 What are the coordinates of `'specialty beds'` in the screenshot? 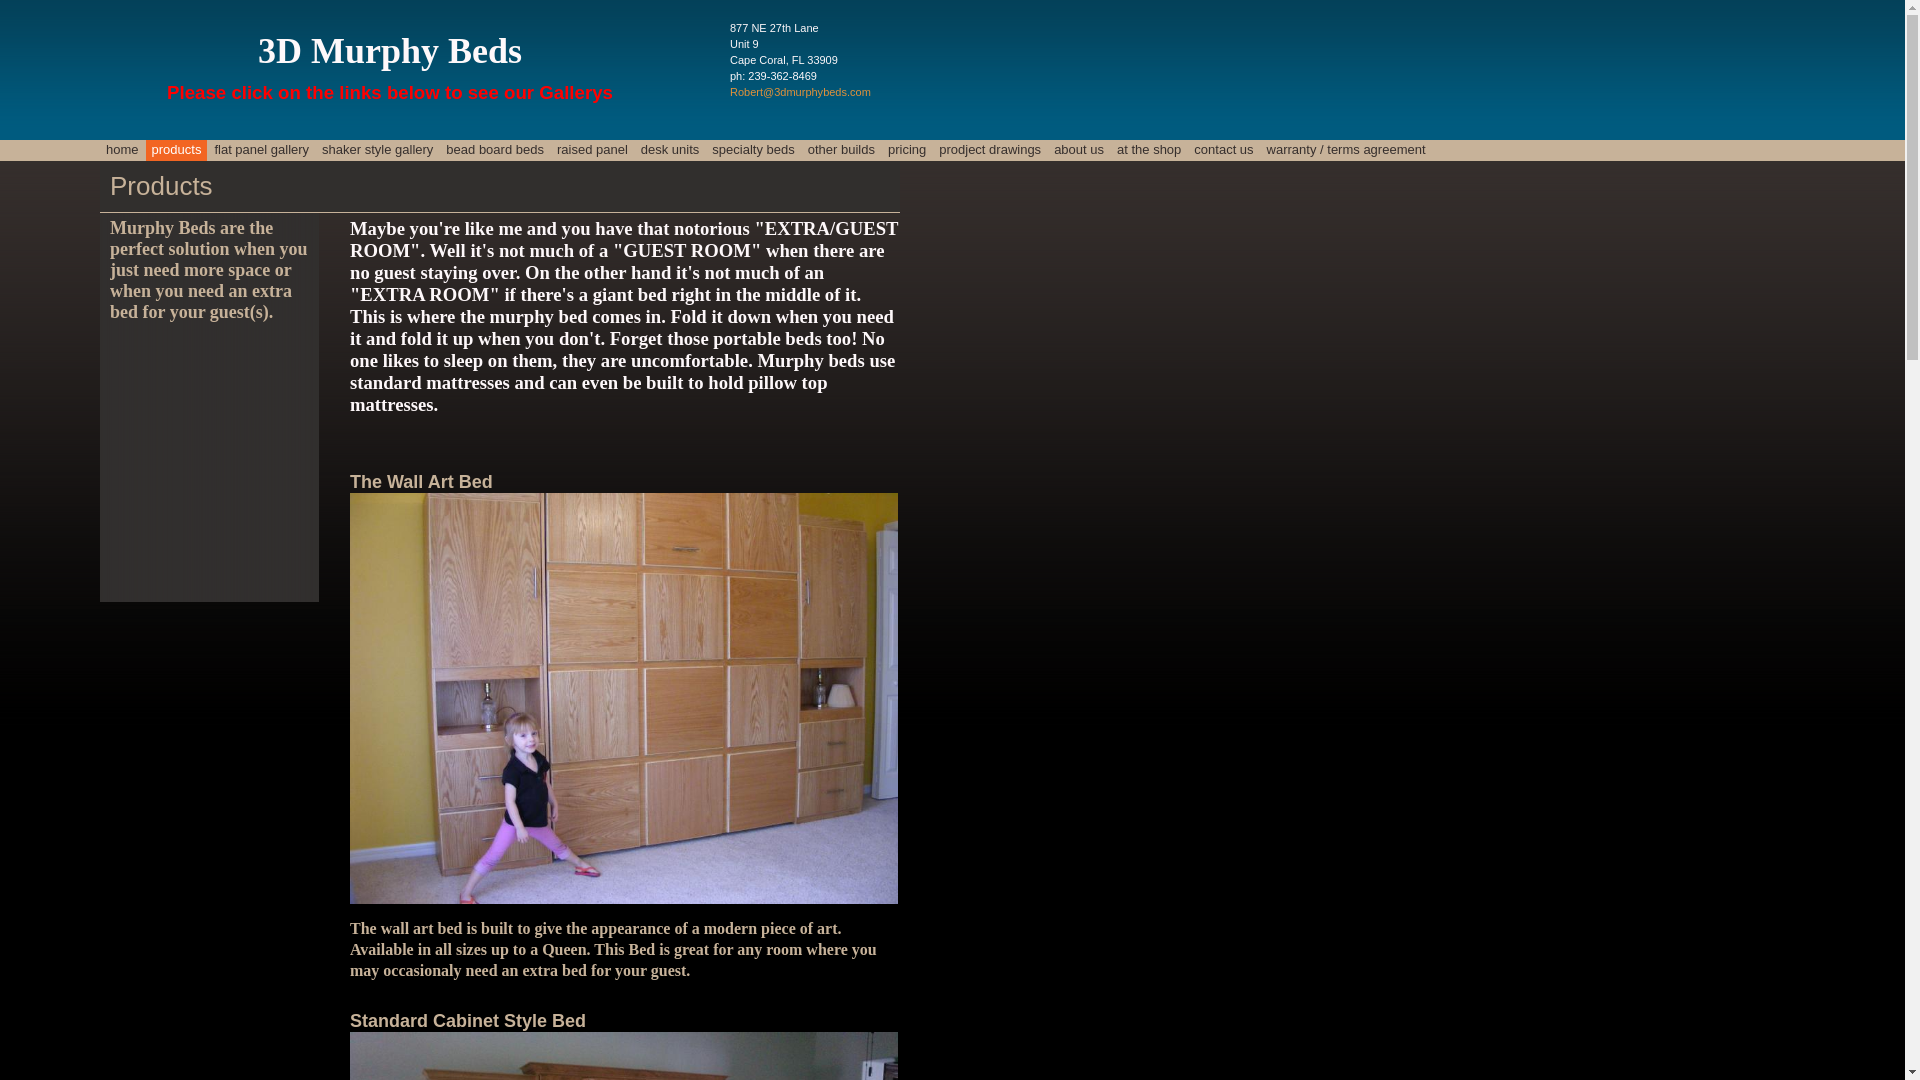 It's located at (705, 149).